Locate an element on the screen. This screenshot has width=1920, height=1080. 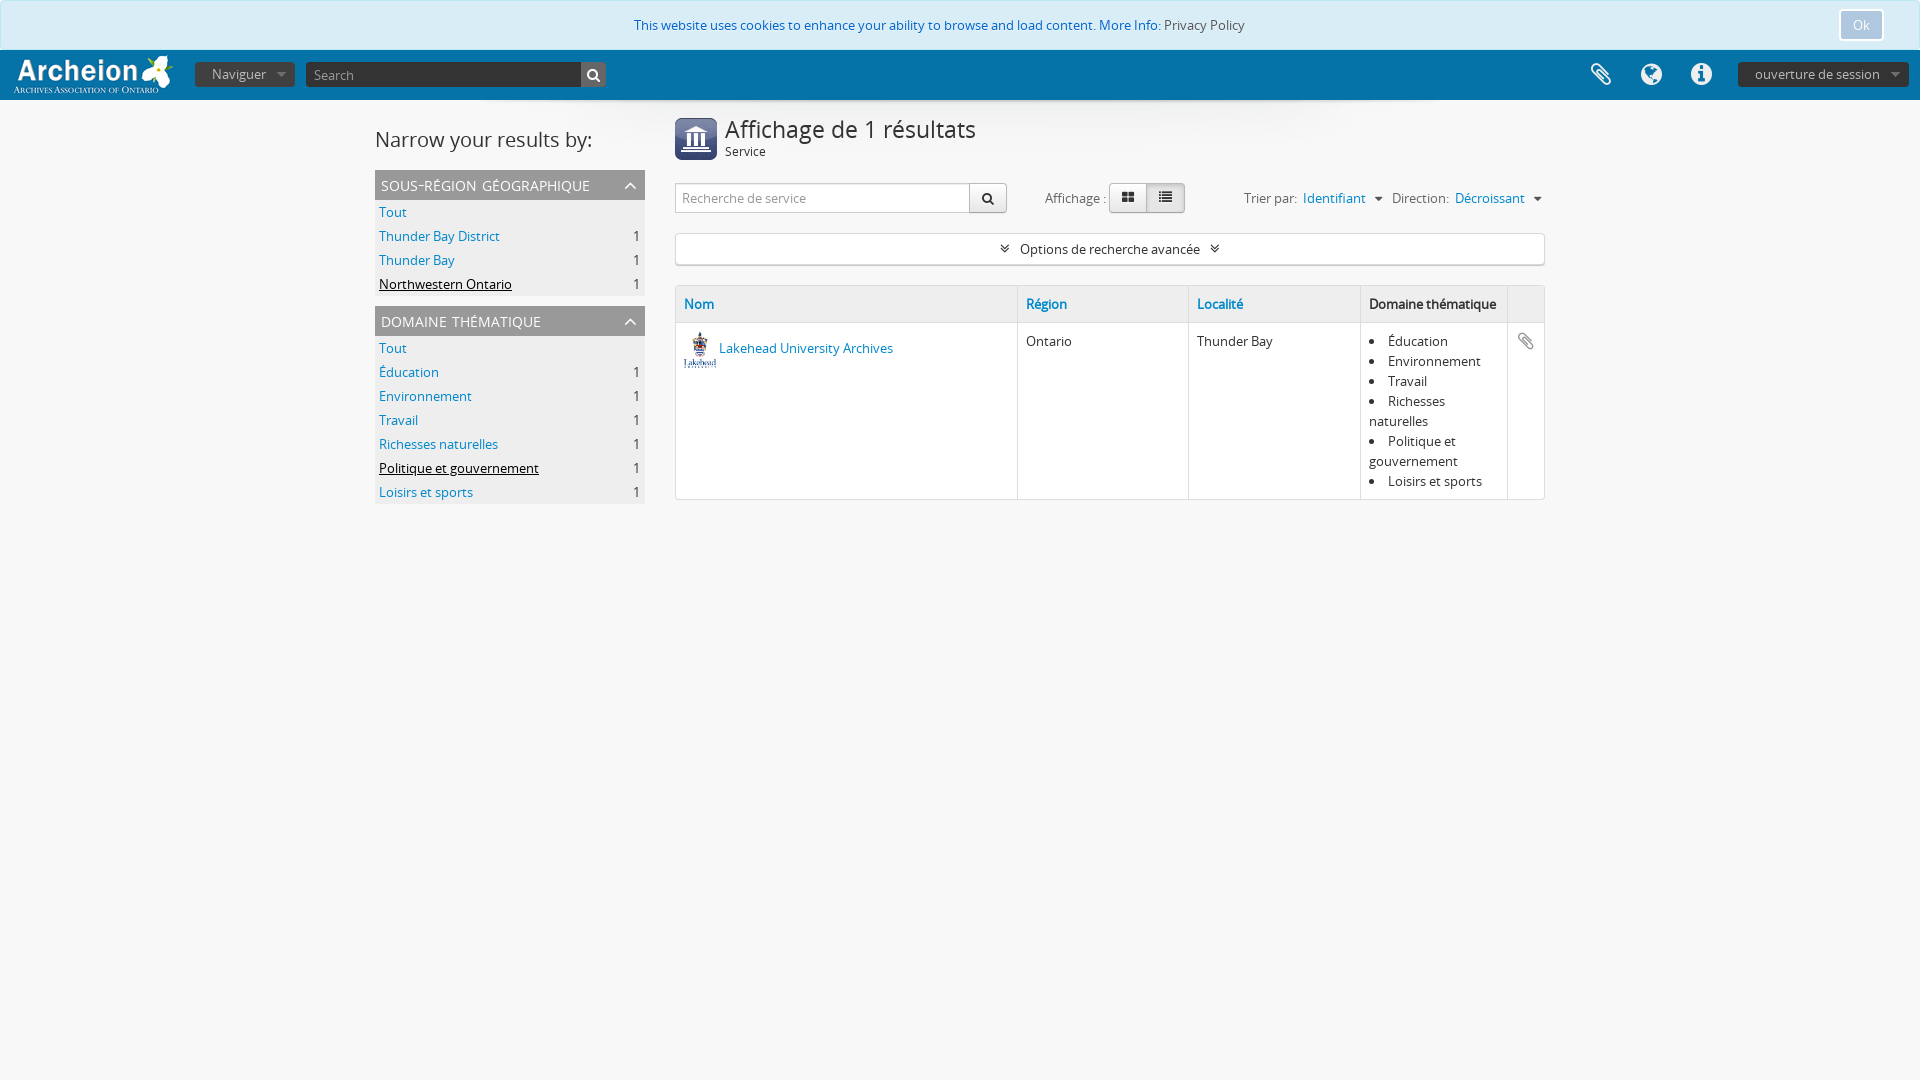
'Langue' is located at coordinates (1651, 73).